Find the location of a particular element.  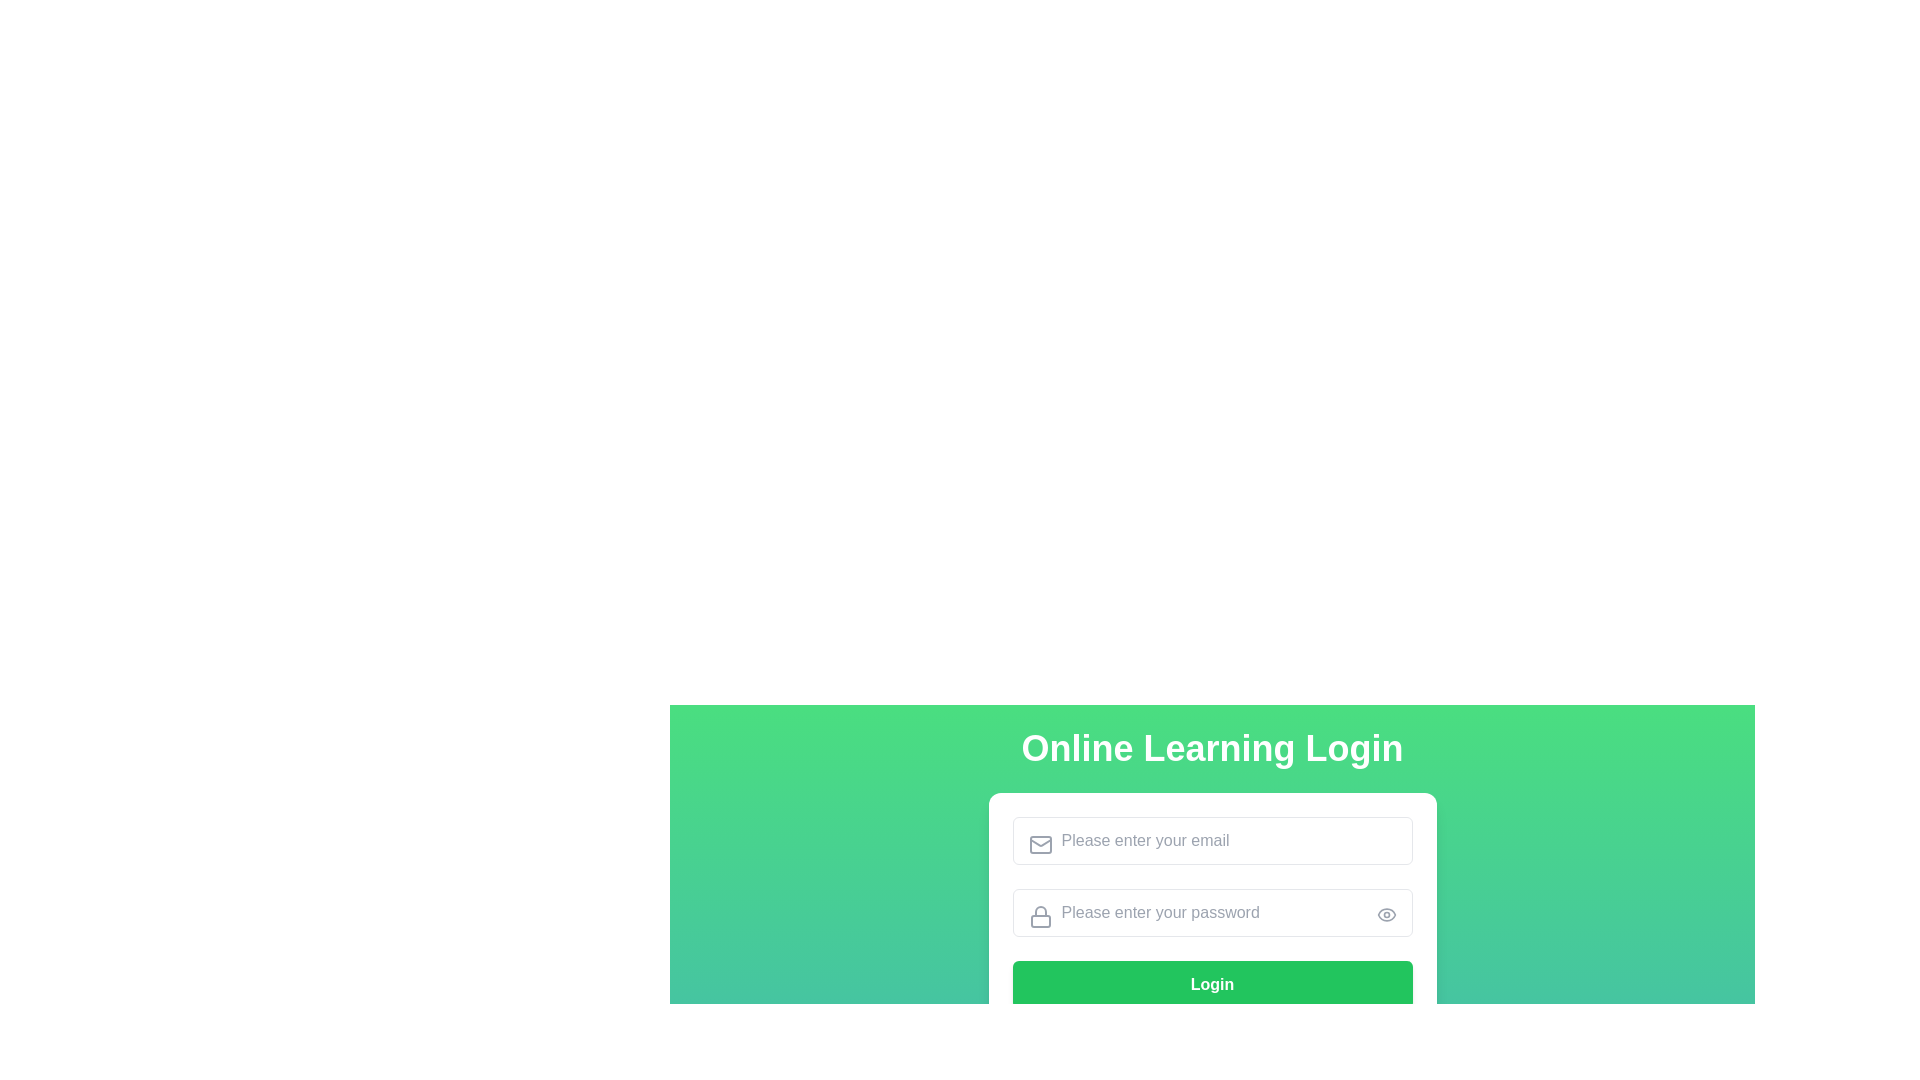

the lock icon located on the left side of the password input field, which signifies that the field is for entering a password and emphasizes security is located at coordinates (1040, 917).